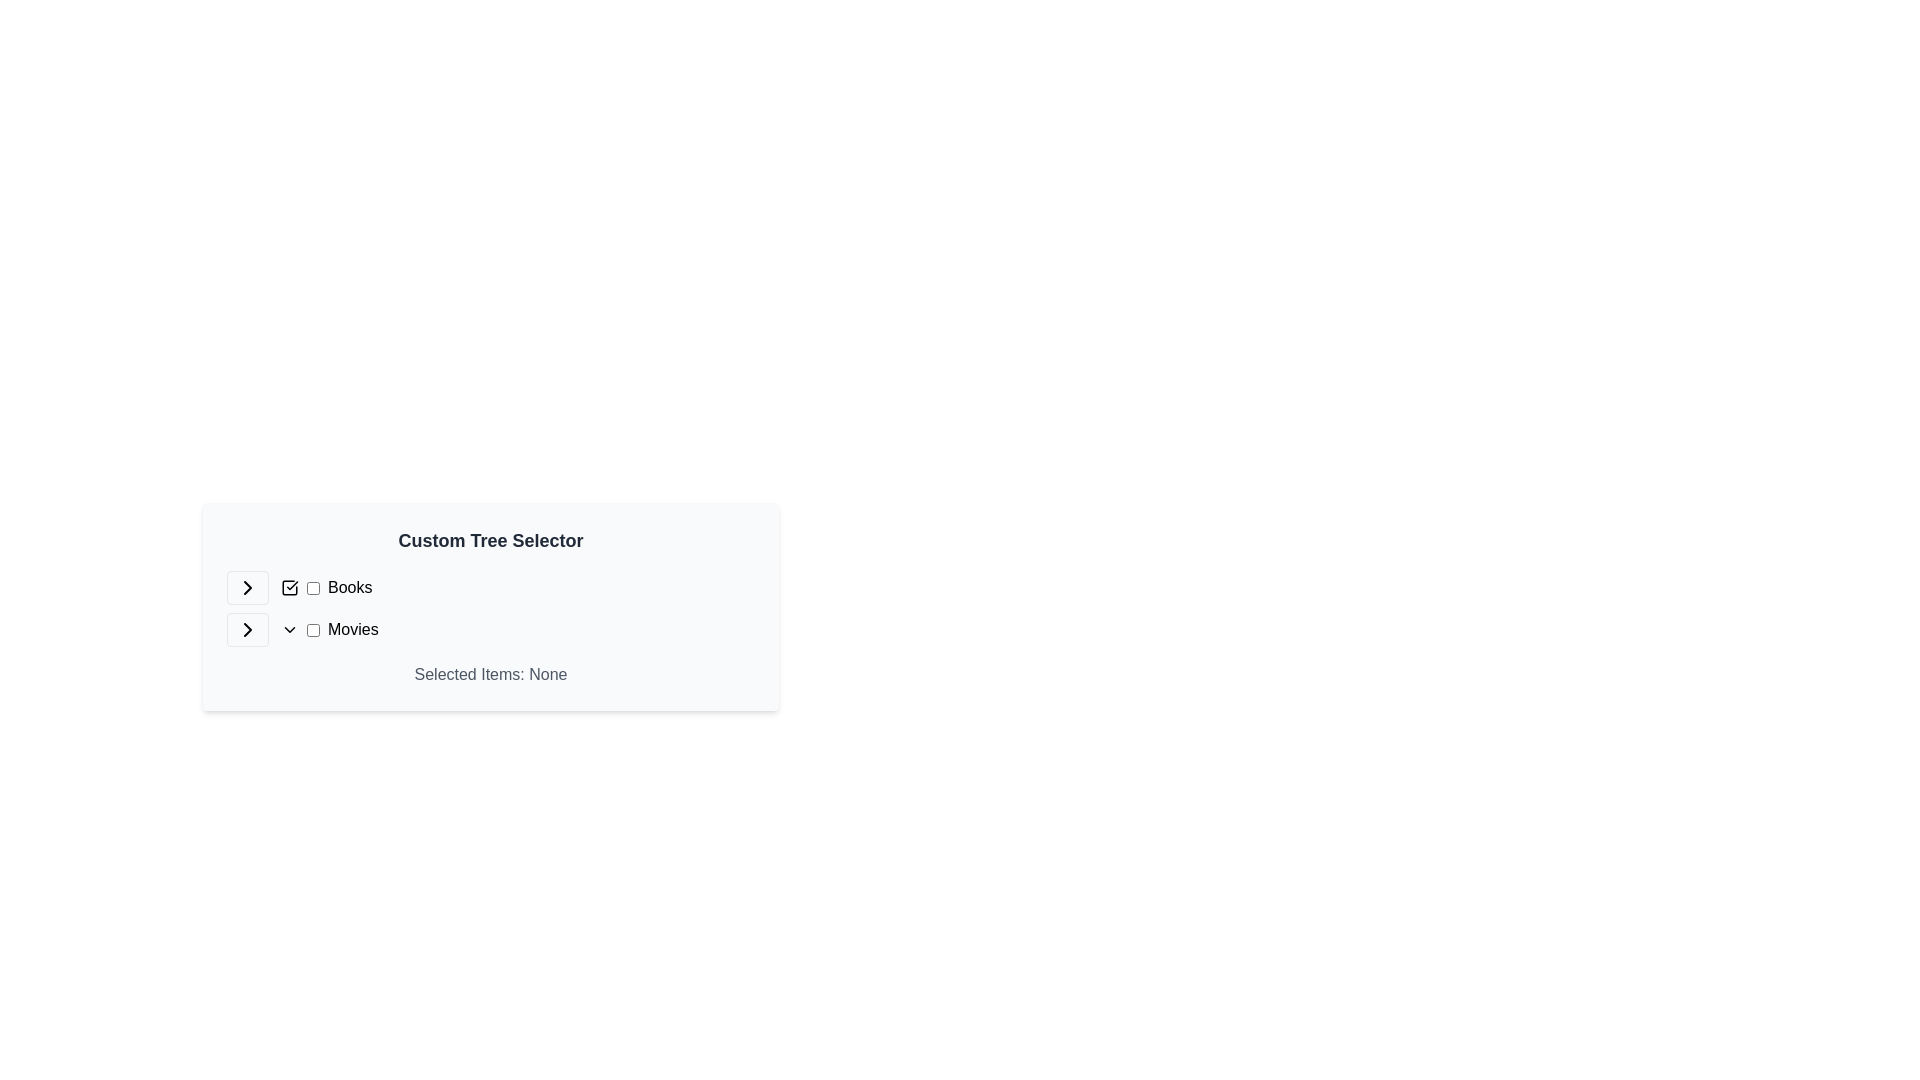 This screenshot has width=1920, height=1080. I want to click on the expandable list item named 'Books' within the 'Custom Tree Selector' component, so click(490, 586).